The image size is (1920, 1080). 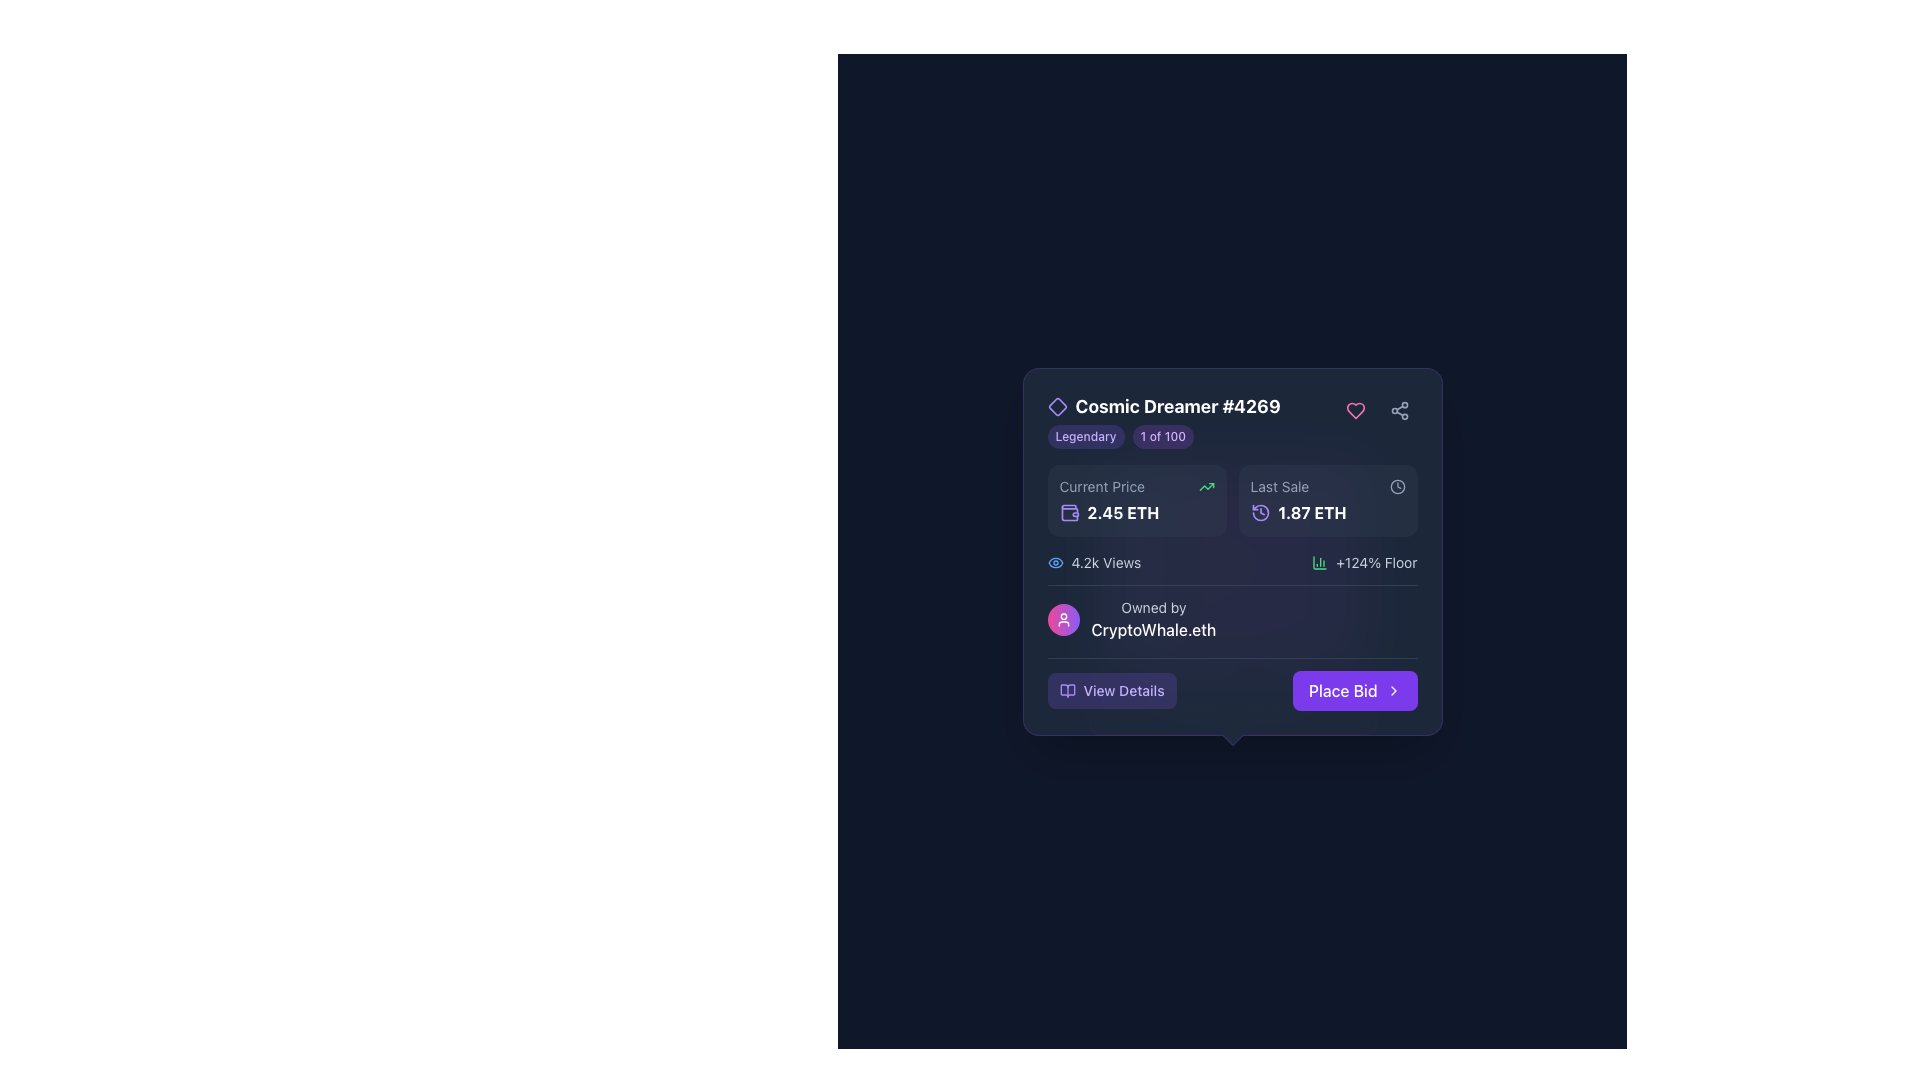 I want to click on the chevron icon located to the far right of the 'Place Bid' button, which visually indicates forward movement and reinforces the button's clickability, so click(x=1392, y=689).